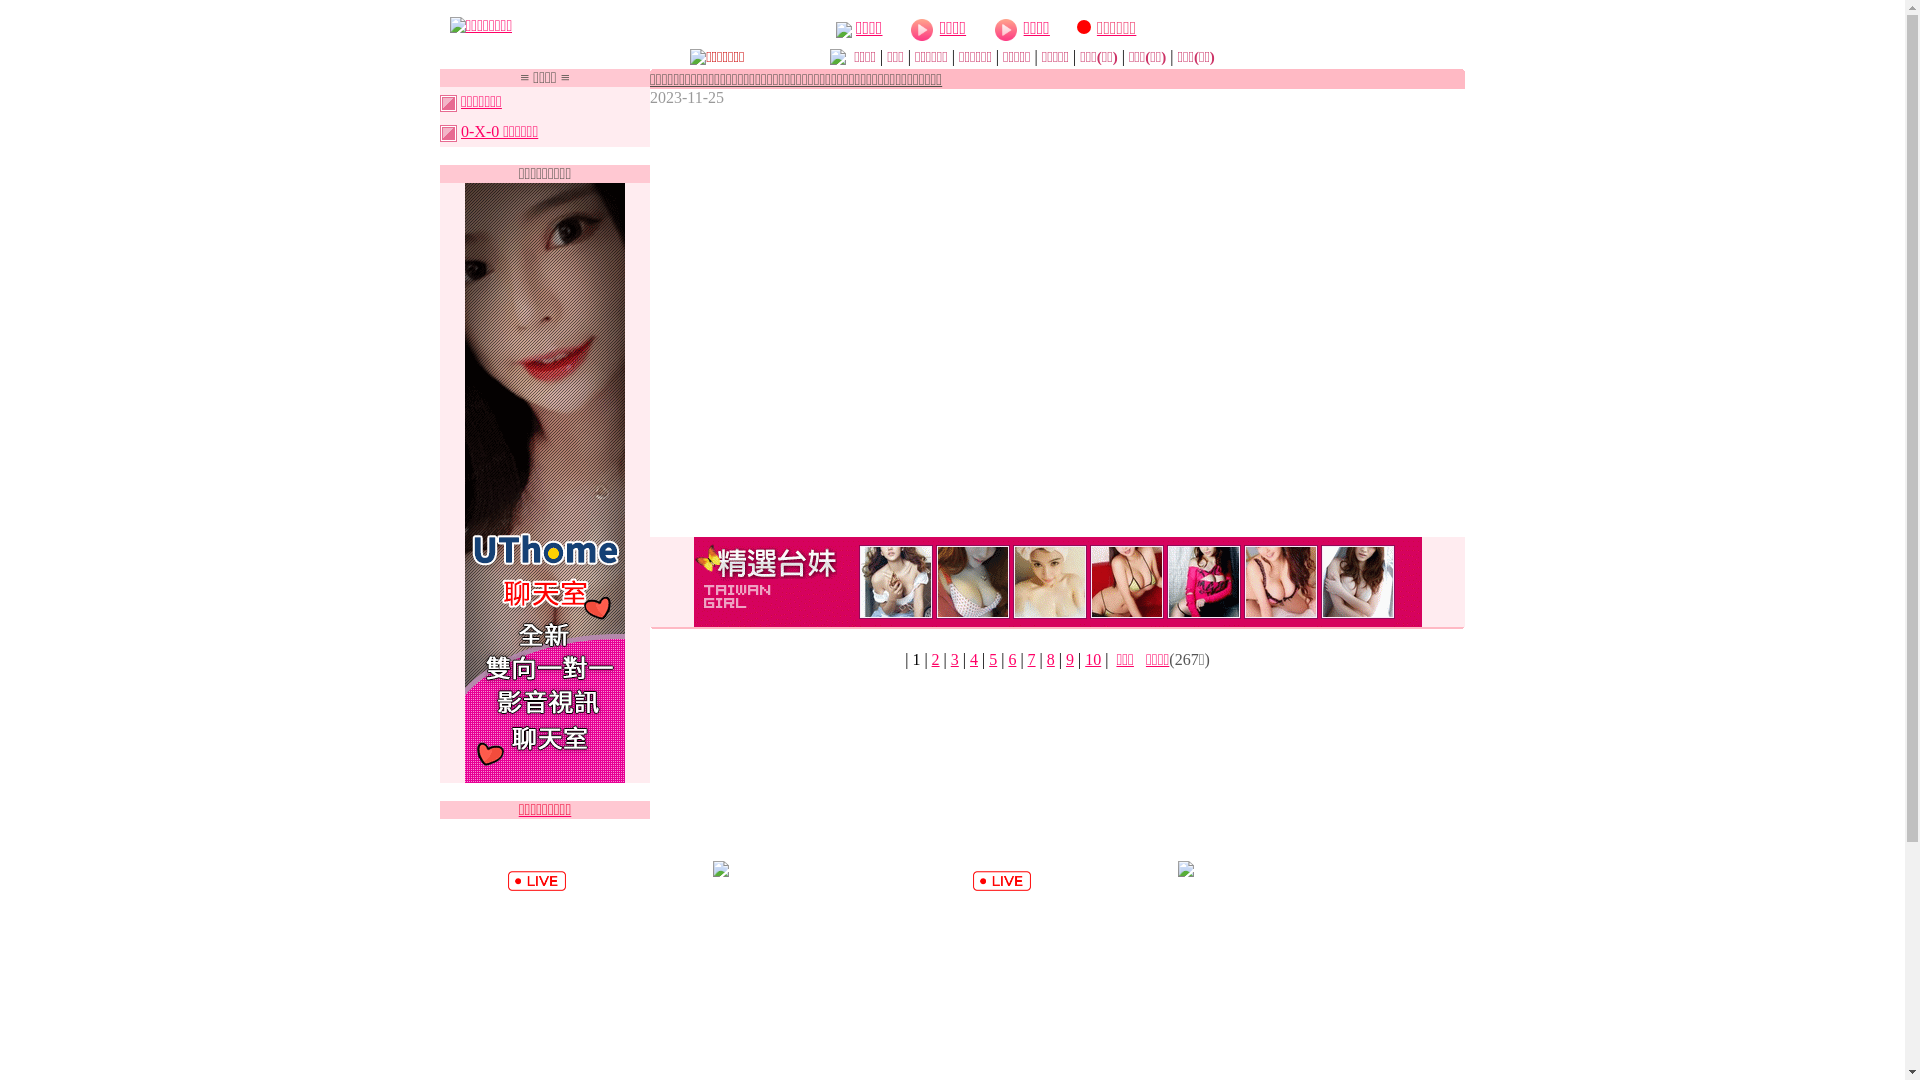  Describe the element at coordinates (954, 659) in the screenshot. I see `'3'` at that location.